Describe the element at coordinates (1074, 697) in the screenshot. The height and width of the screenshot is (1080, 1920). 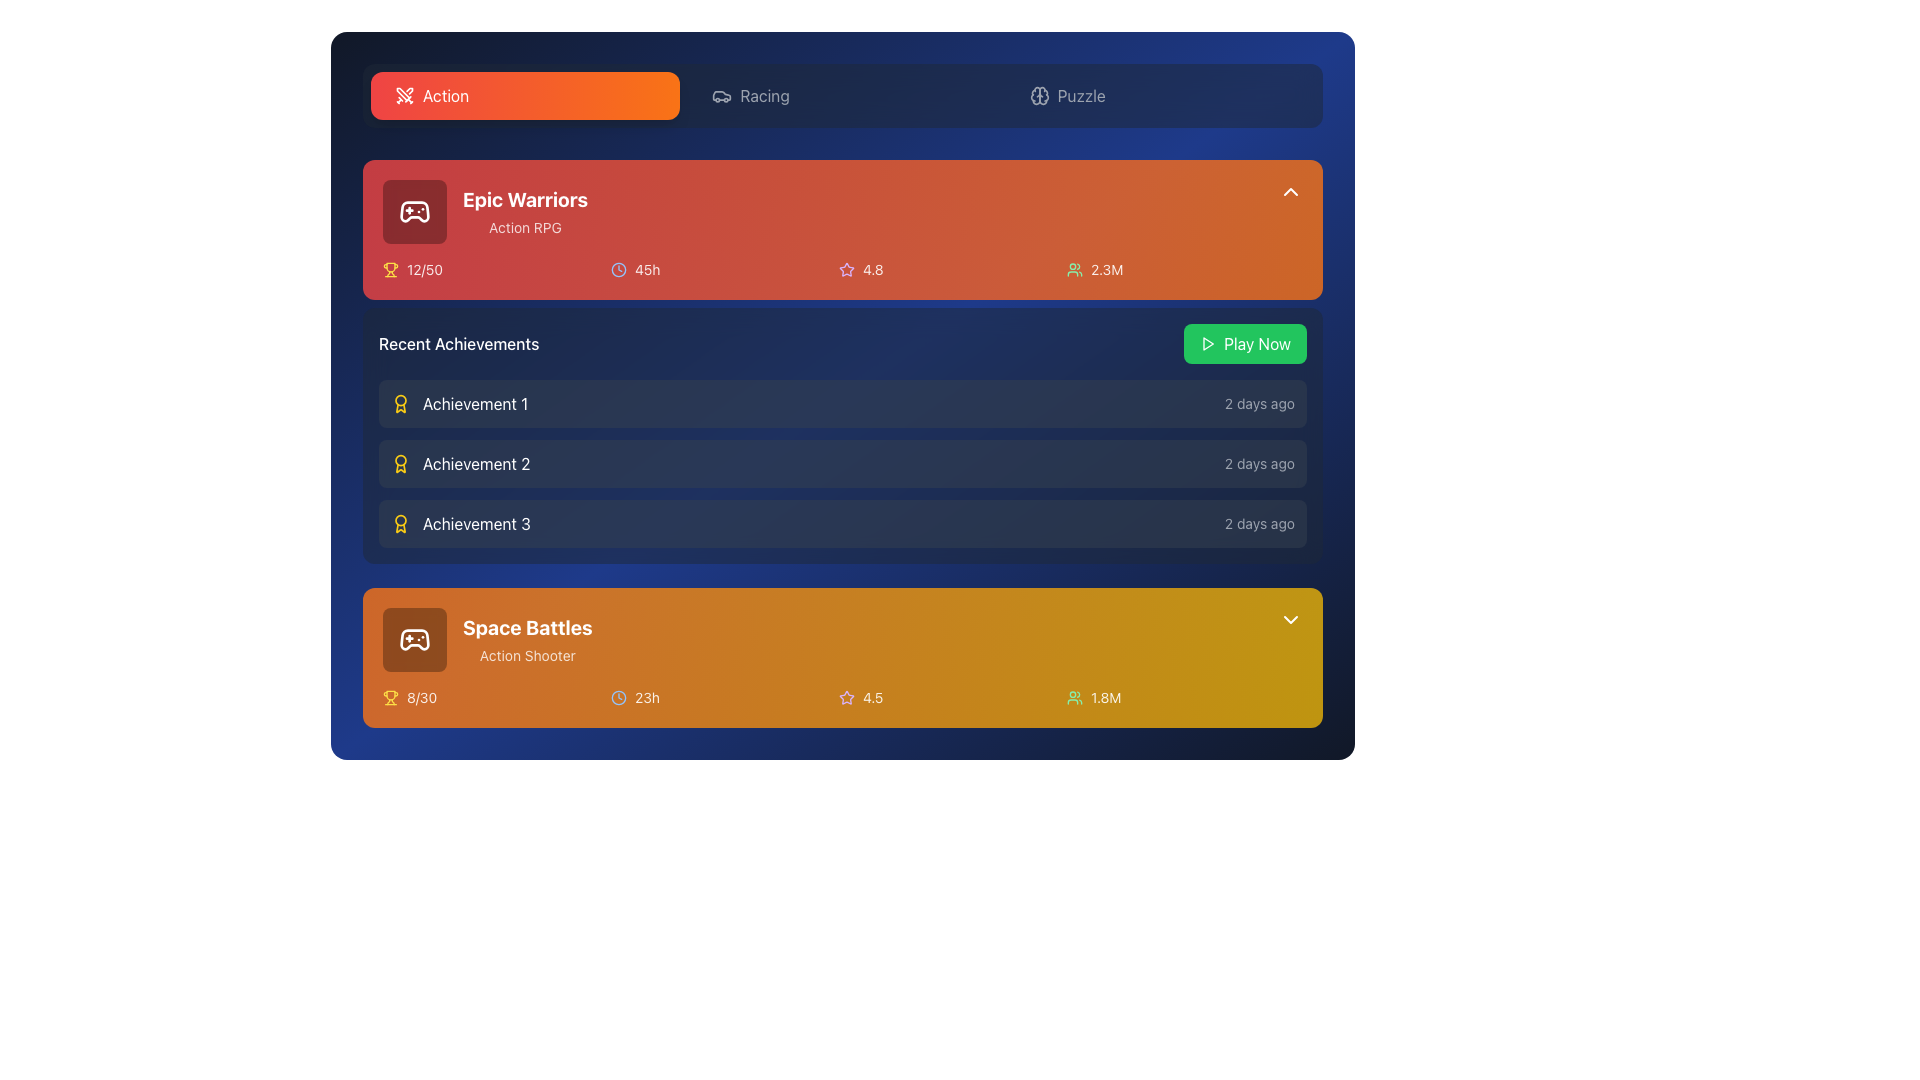
I see `the user engagement icon (SVG) located in the bottom-right section of the 'Space Battles' game card` at that location.